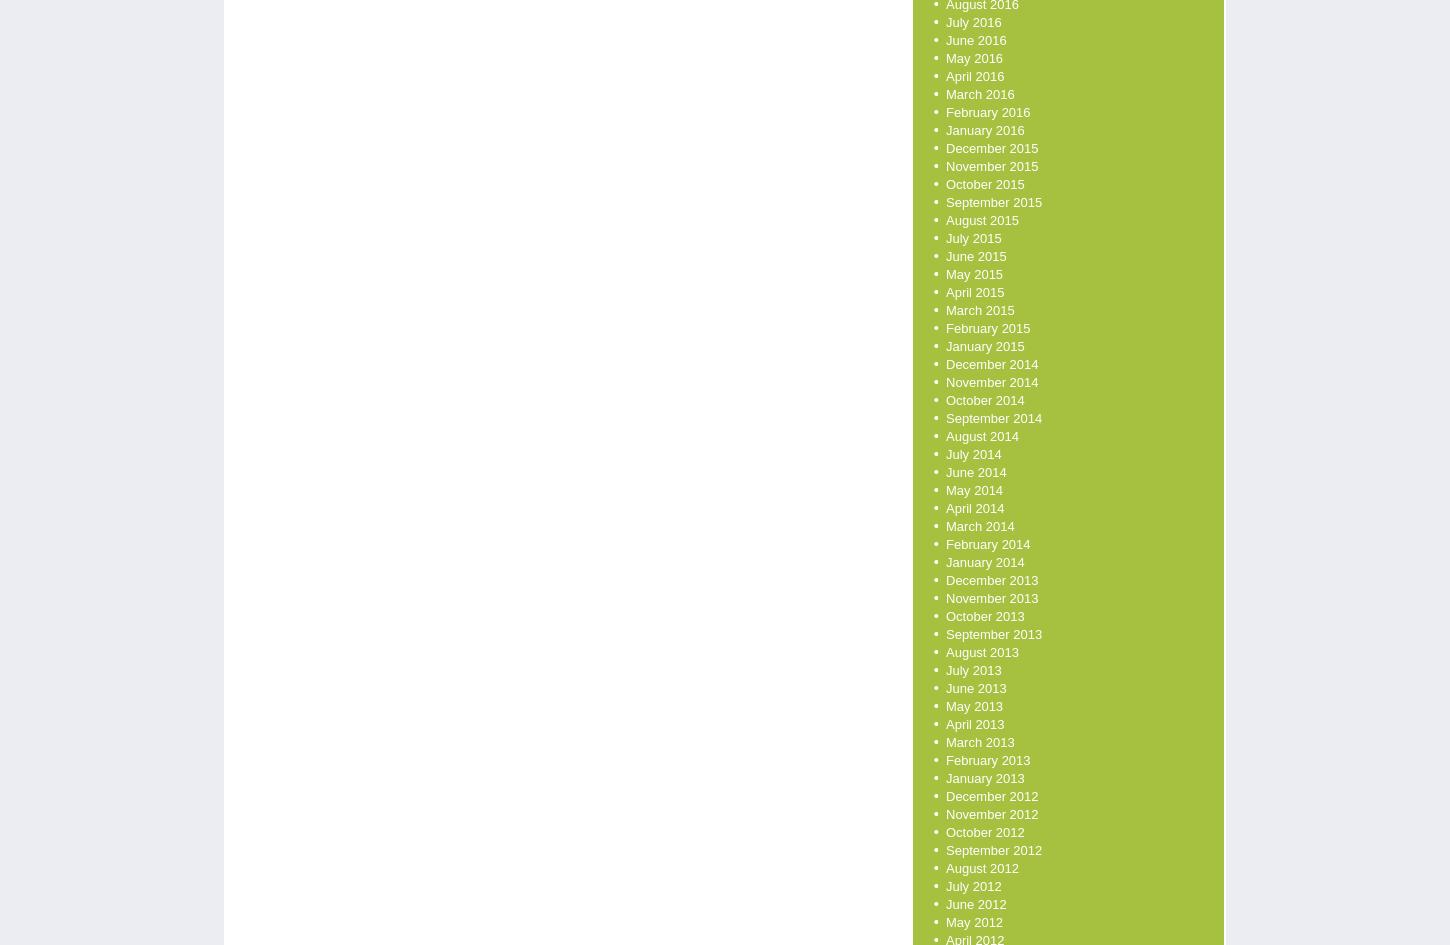  Describe the element at coordinates (944, 688) in the screenshot. I see `'June 2013'` at that location.